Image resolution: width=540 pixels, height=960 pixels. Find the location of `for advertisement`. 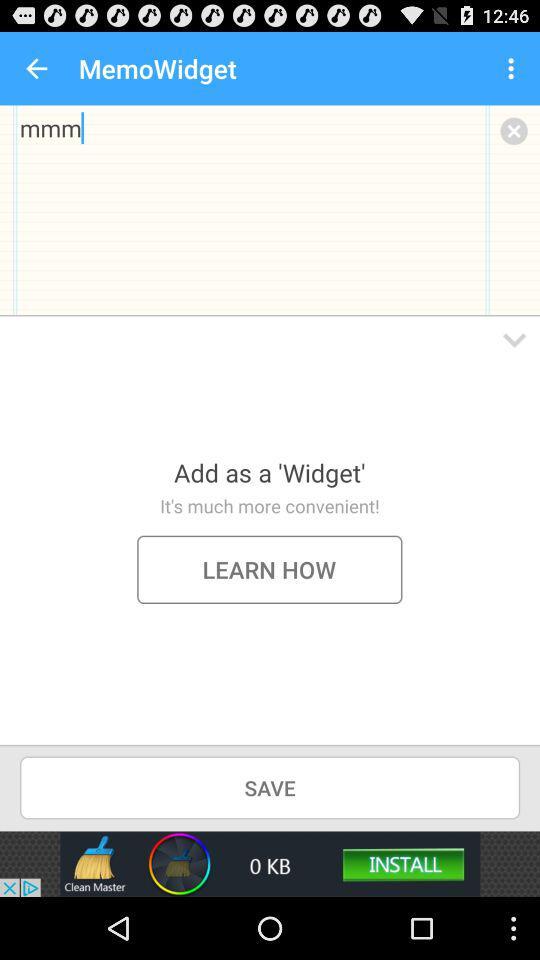

for advertisement is located at coordinates (270, 863).